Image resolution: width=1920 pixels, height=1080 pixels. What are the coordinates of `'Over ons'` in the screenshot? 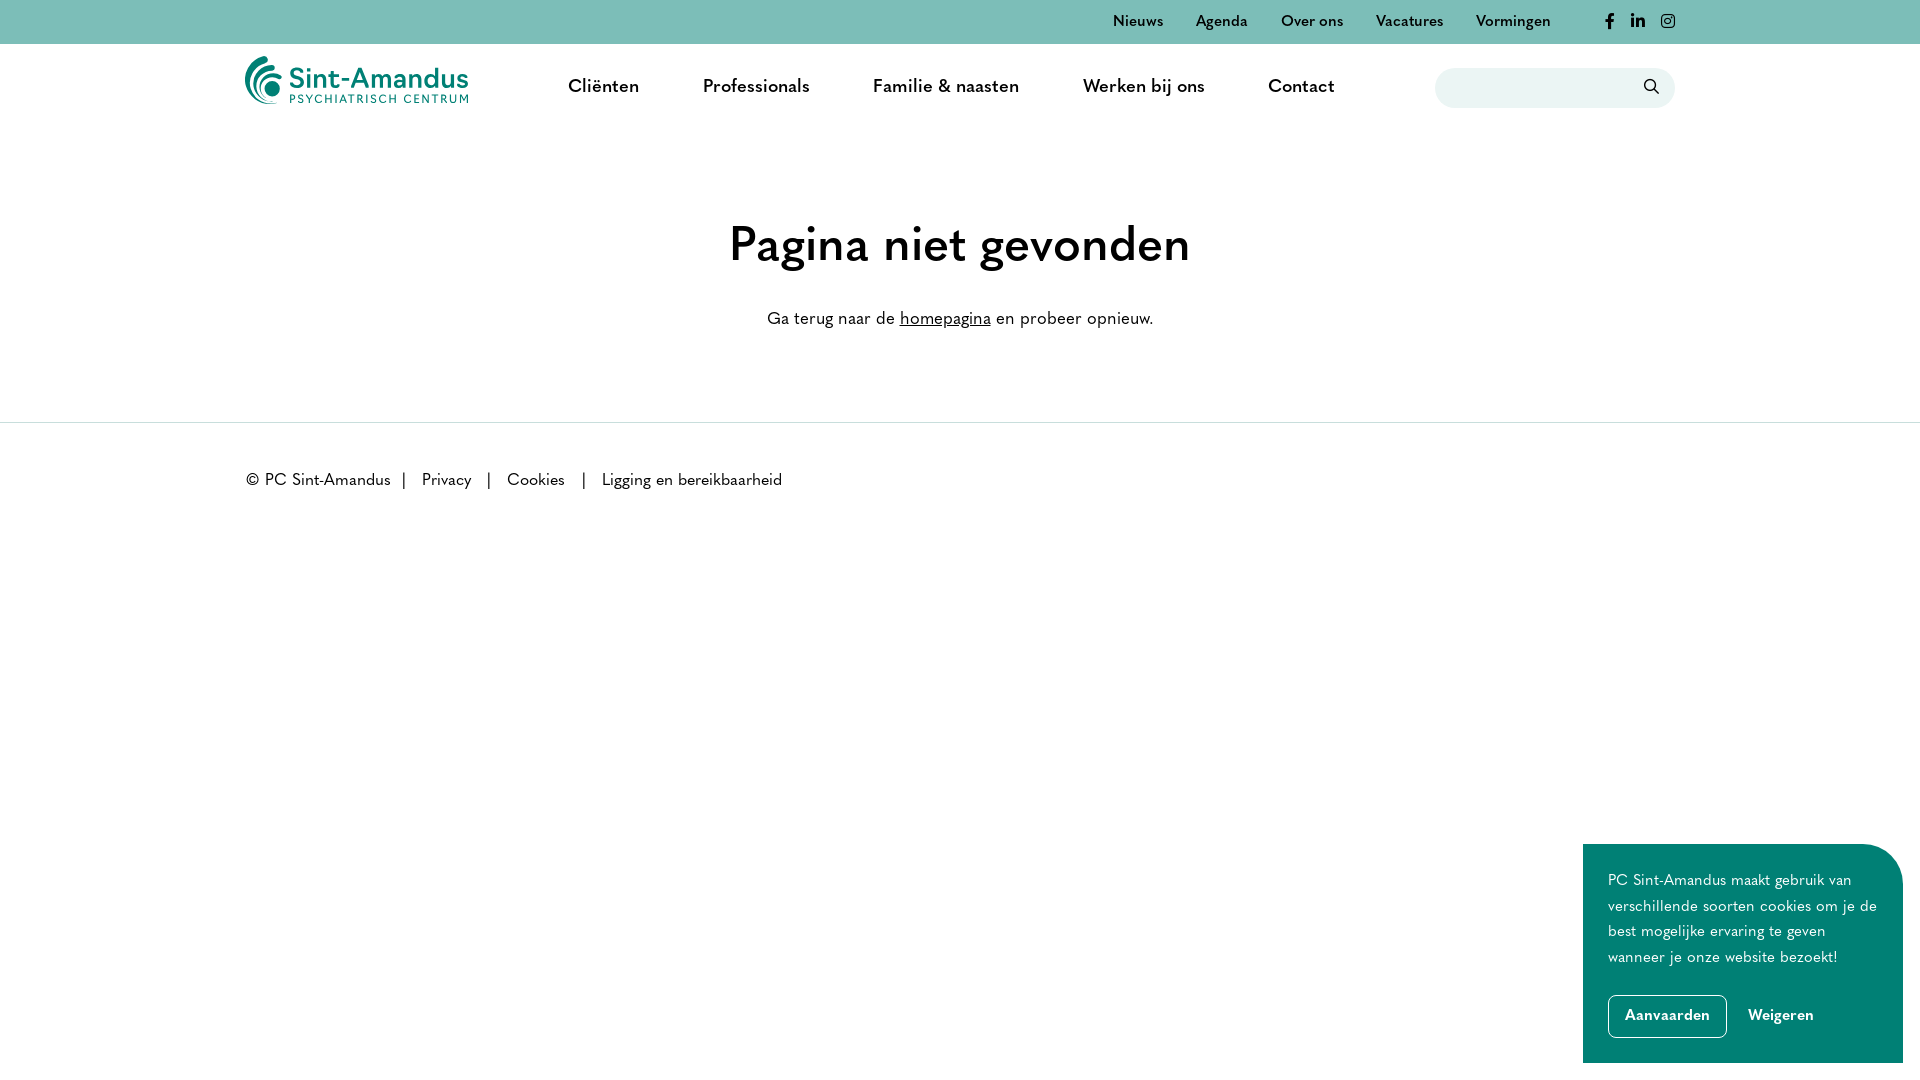 It's located at (1311, 22).